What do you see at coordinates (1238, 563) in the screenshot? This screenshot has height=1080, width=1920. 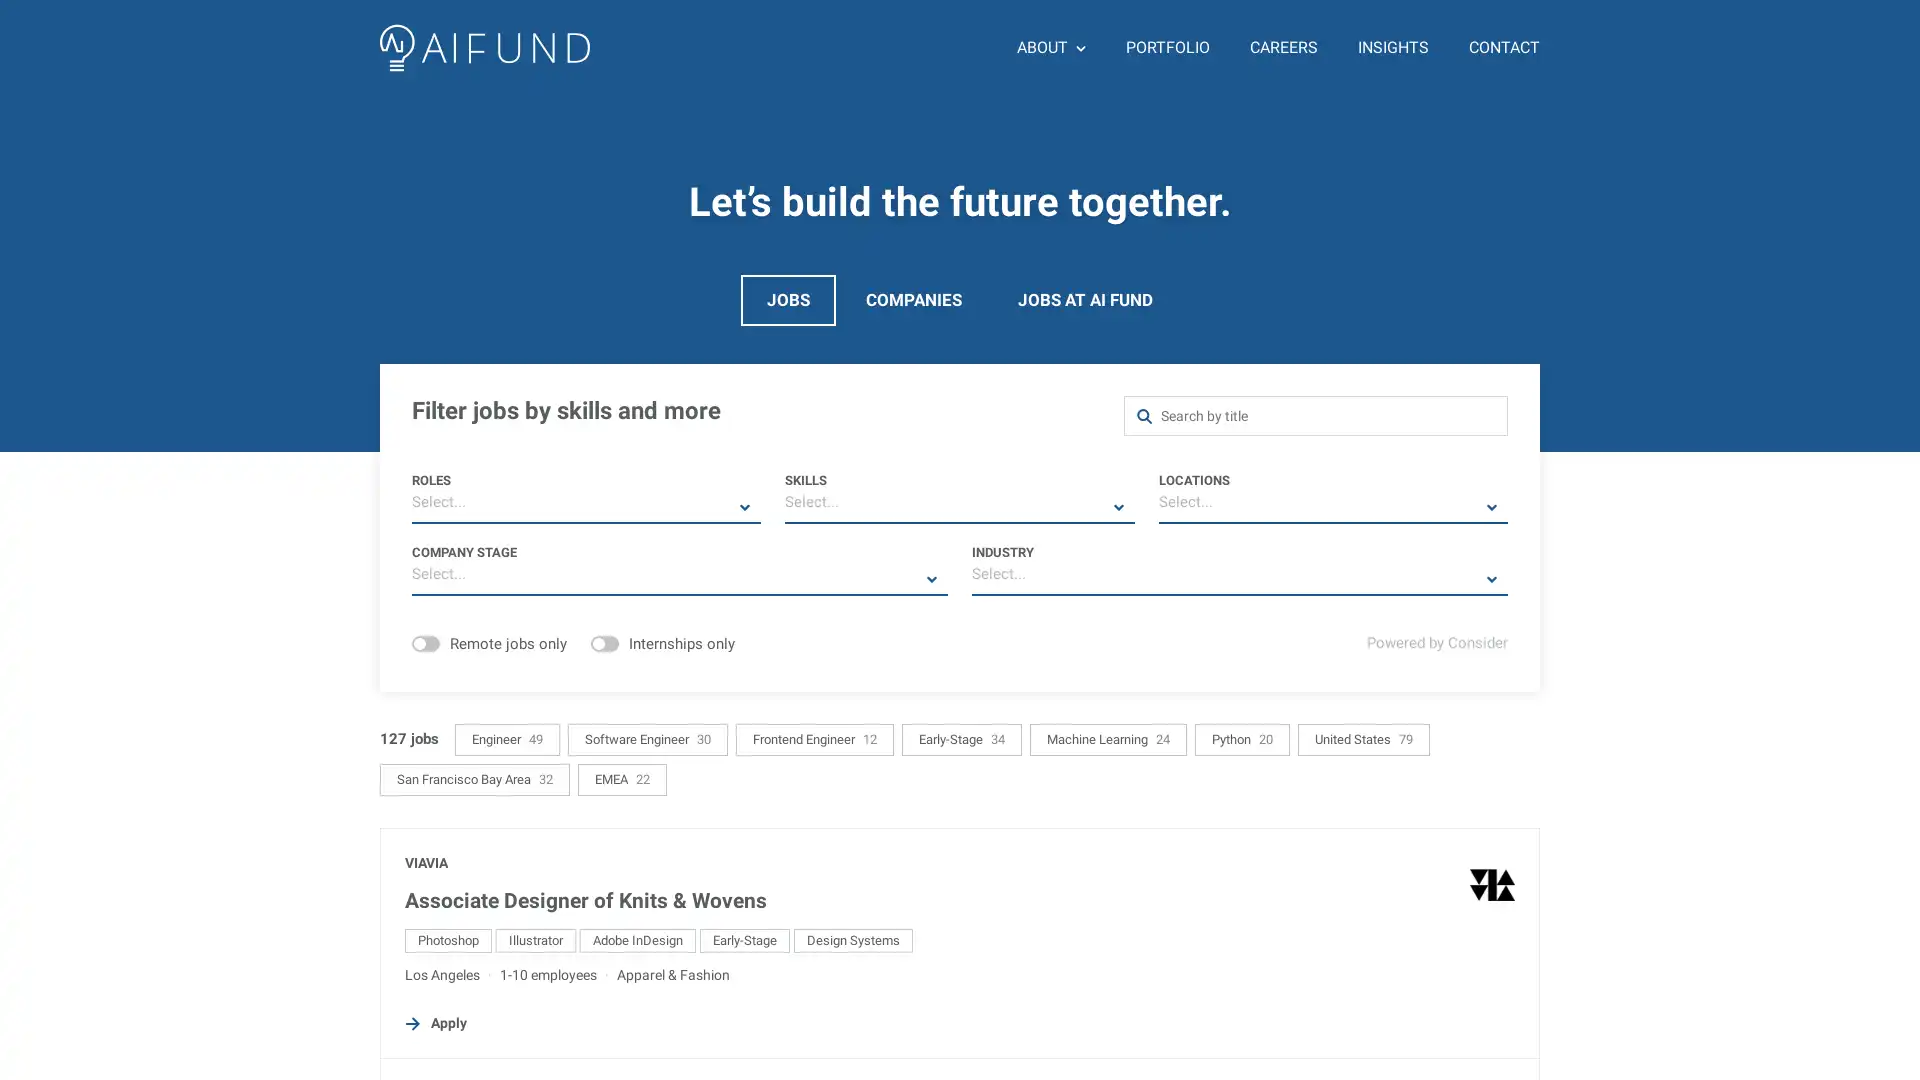 I see `INDUSTRY Select...` at bounding box center [1238, 563].